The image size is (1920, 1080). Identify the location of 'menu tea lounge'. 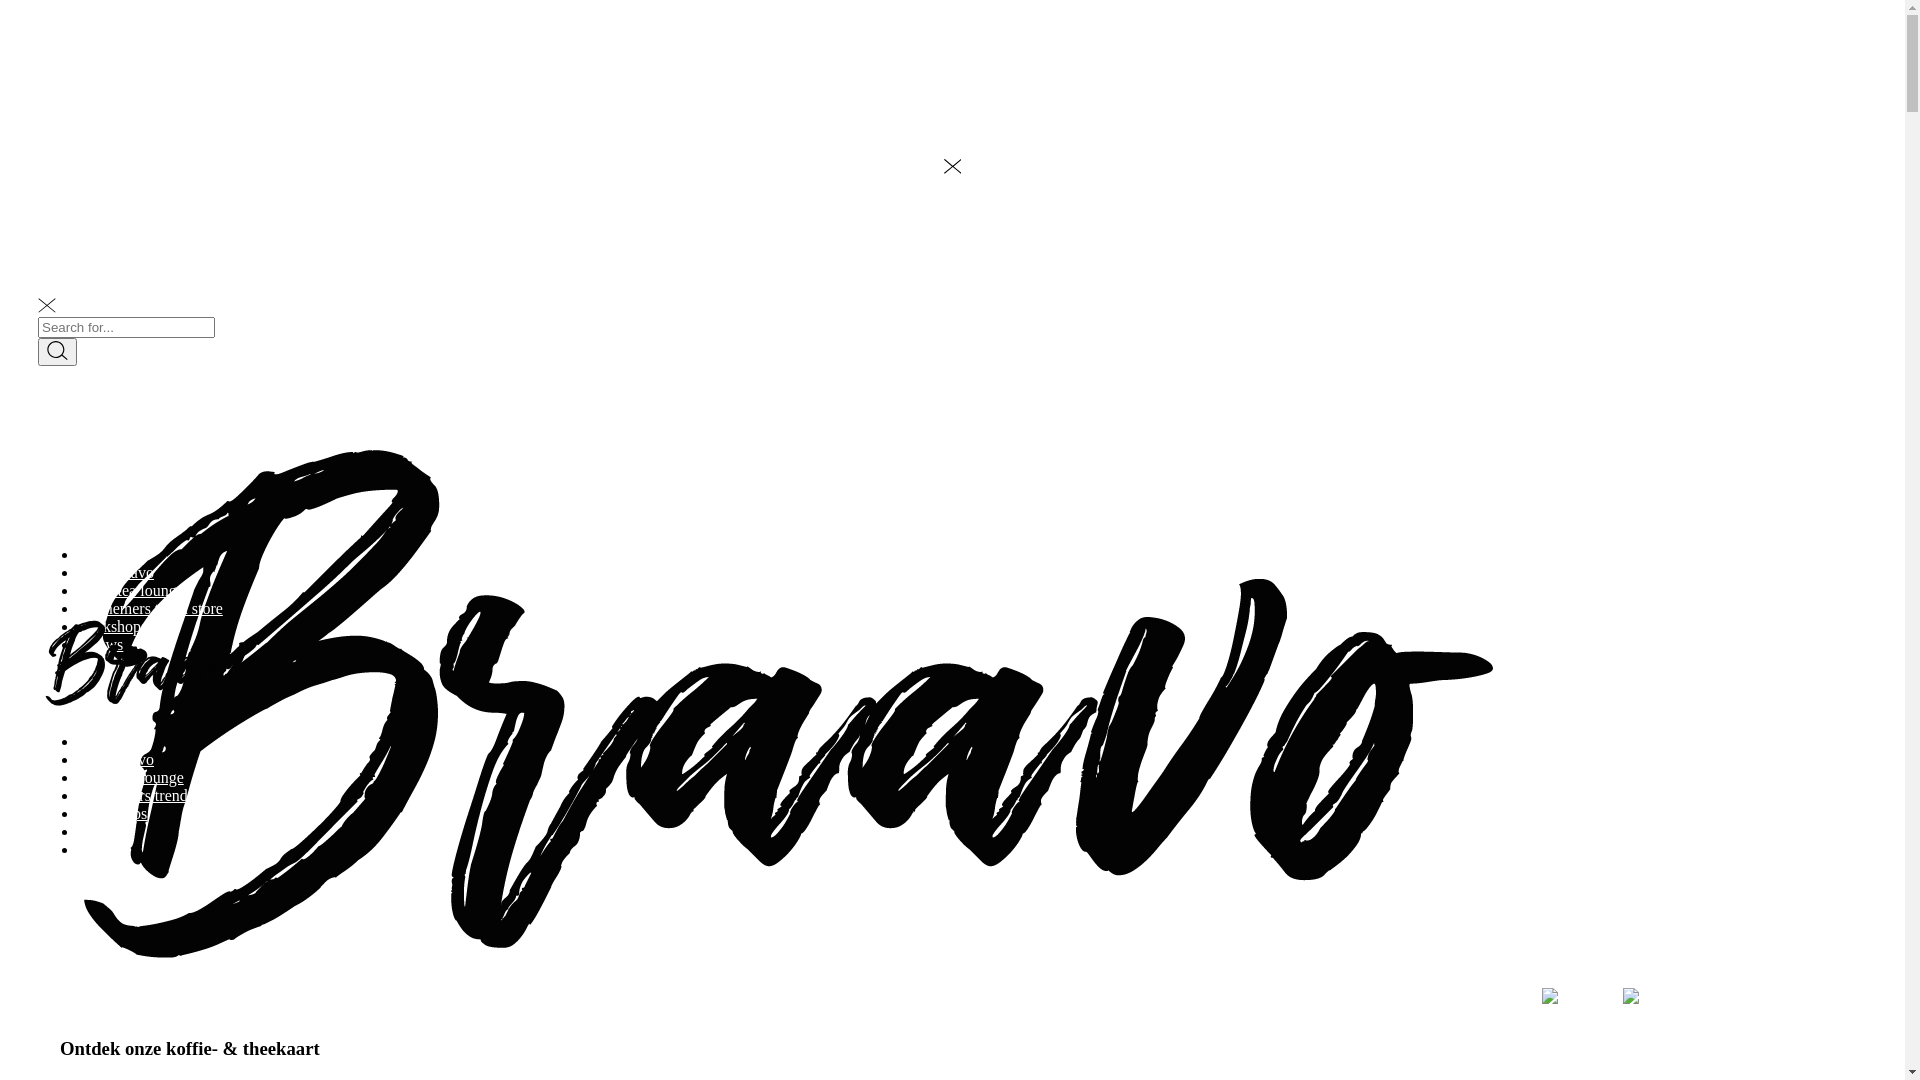
(77, 776).